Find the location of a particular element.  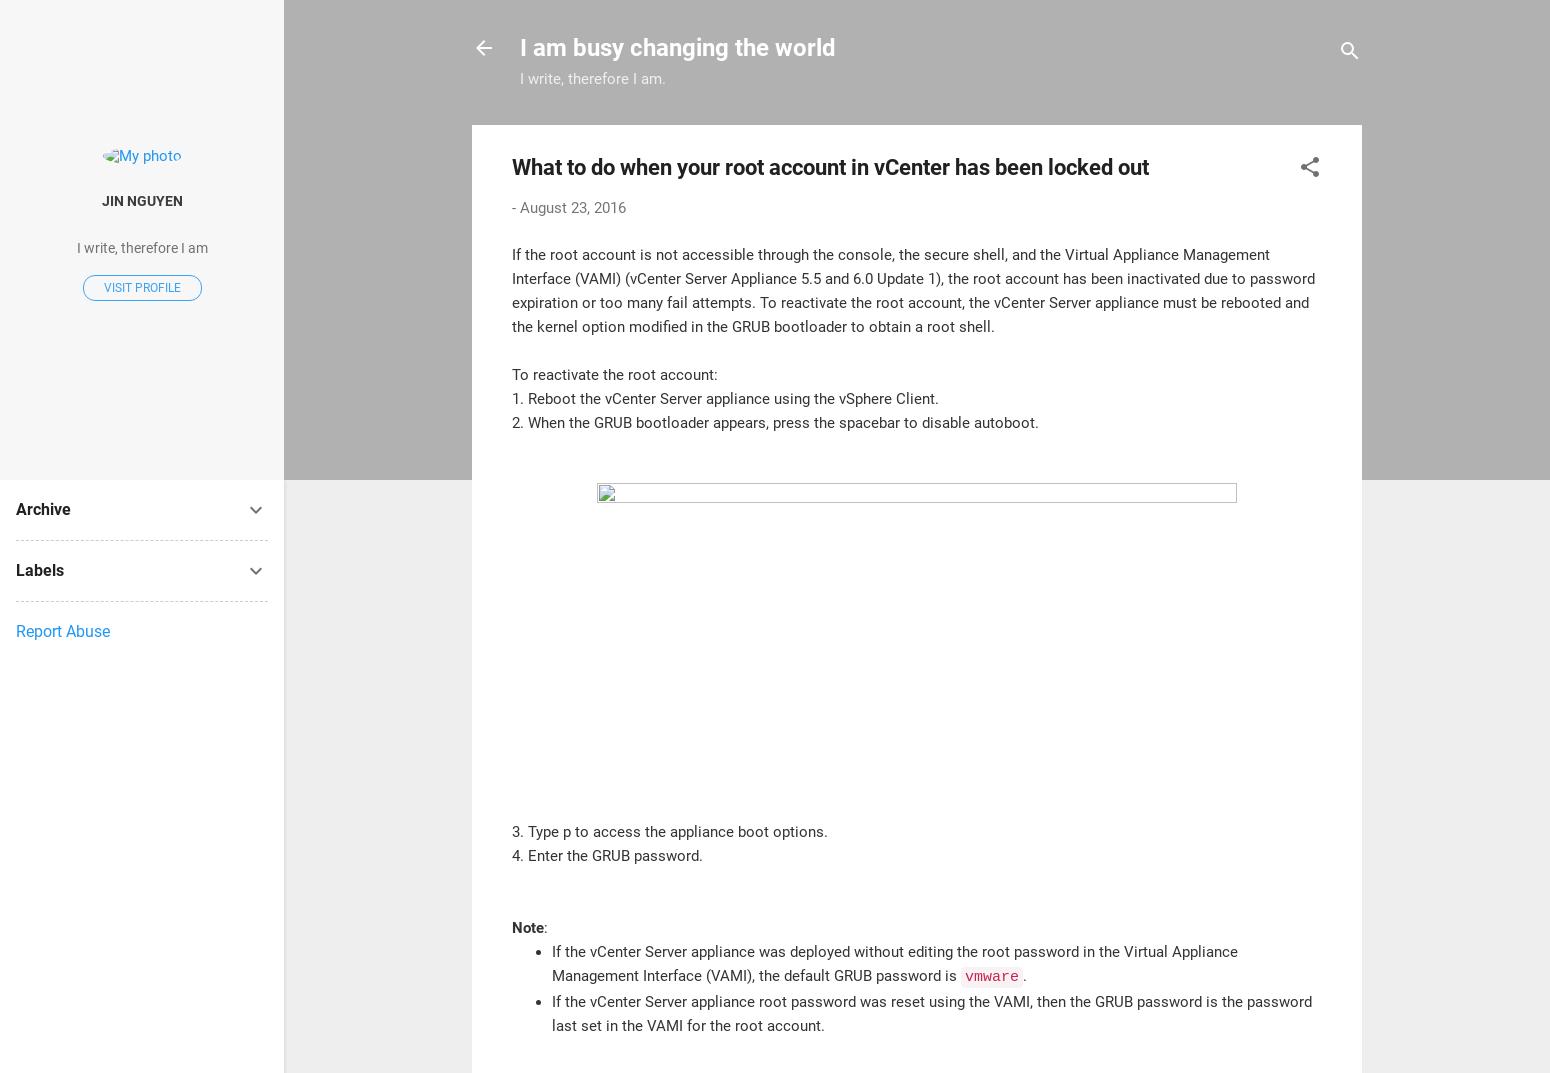

'p' is located at coordinates (566, 831).